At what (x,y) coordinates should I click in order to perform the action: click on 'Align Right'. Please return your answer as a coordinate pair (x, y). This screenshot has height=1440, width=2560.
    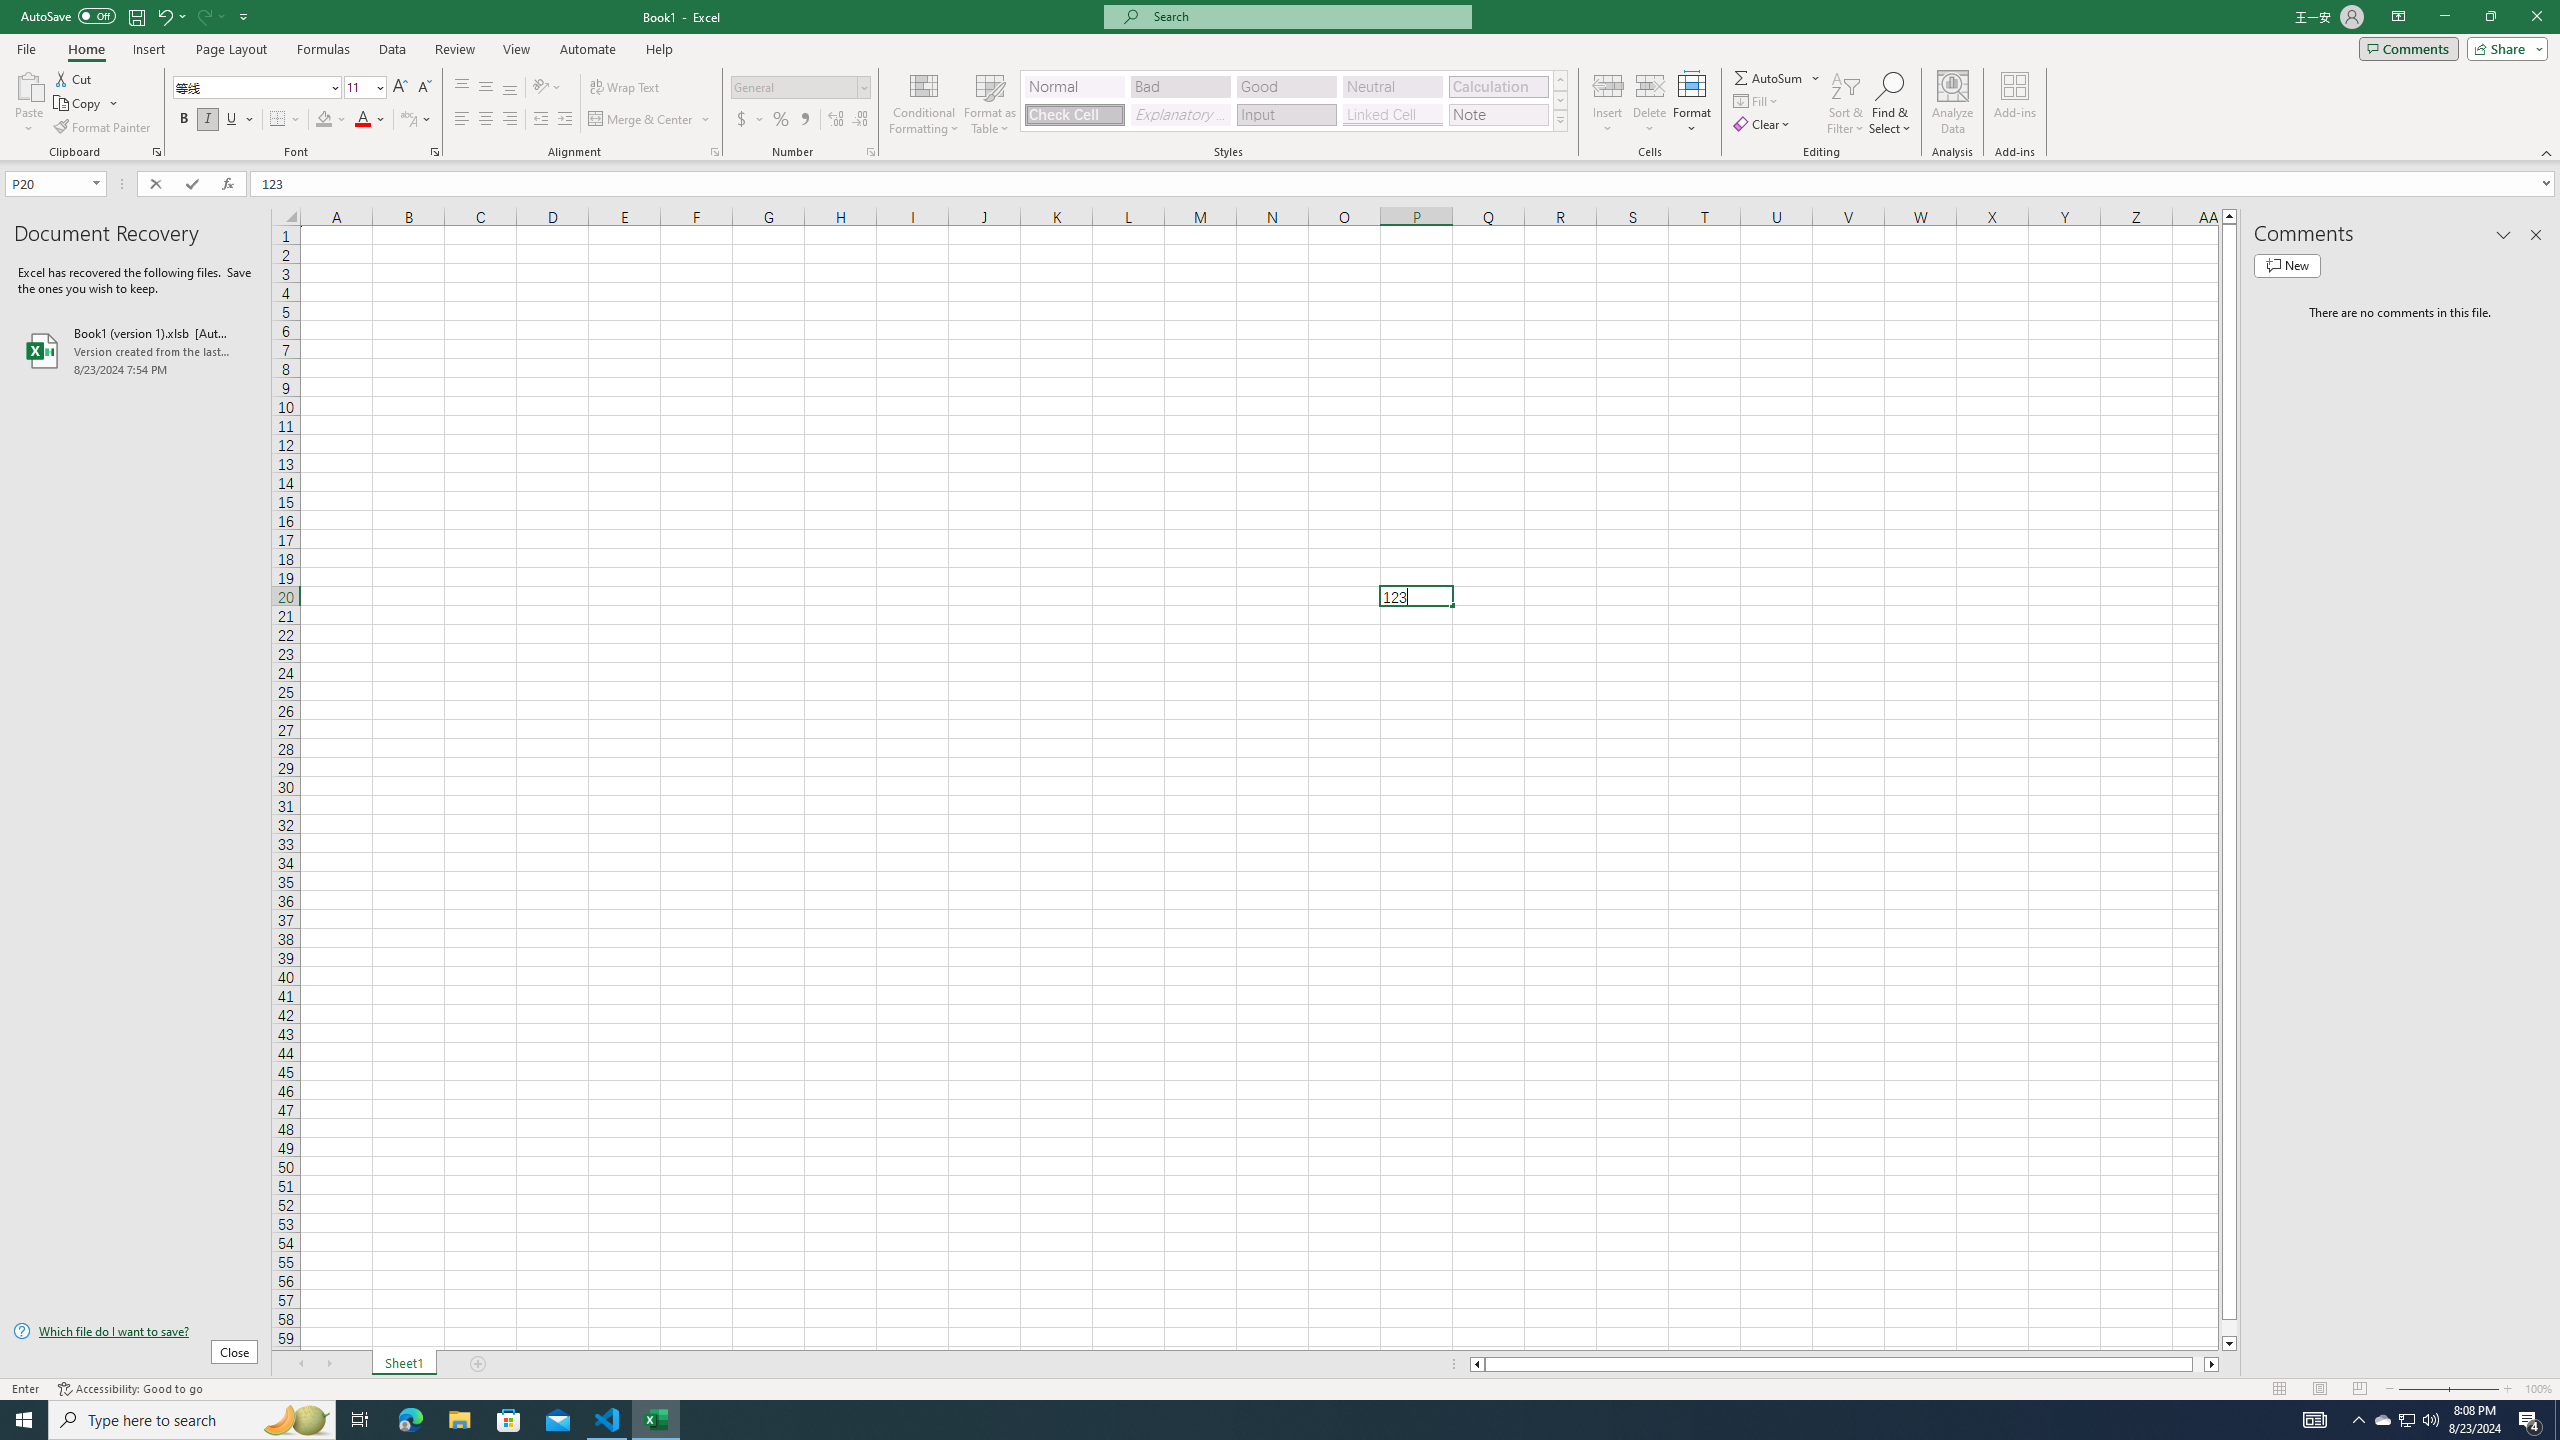
    Looking at the image, I should click on (509, 118).